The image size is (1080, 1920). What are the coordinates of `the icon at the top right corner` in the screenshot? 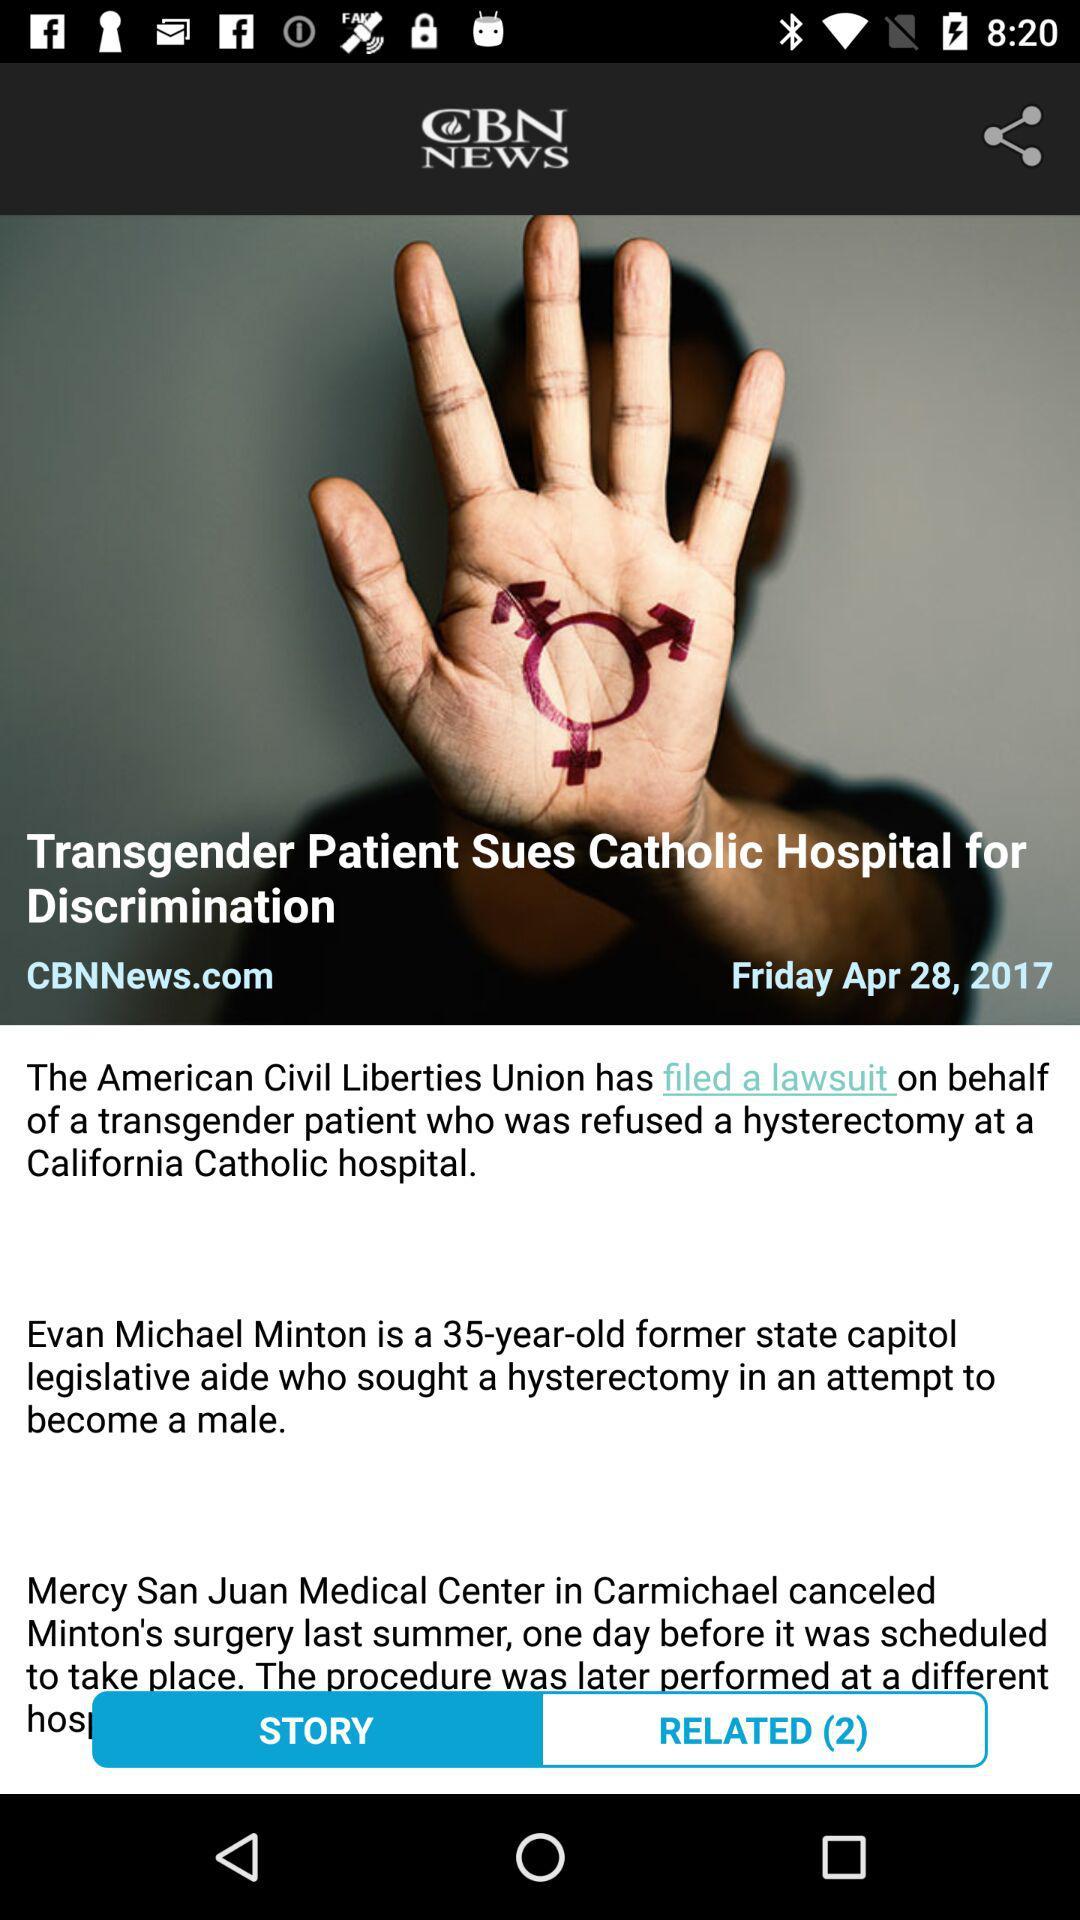 It's located at (1017, 135).